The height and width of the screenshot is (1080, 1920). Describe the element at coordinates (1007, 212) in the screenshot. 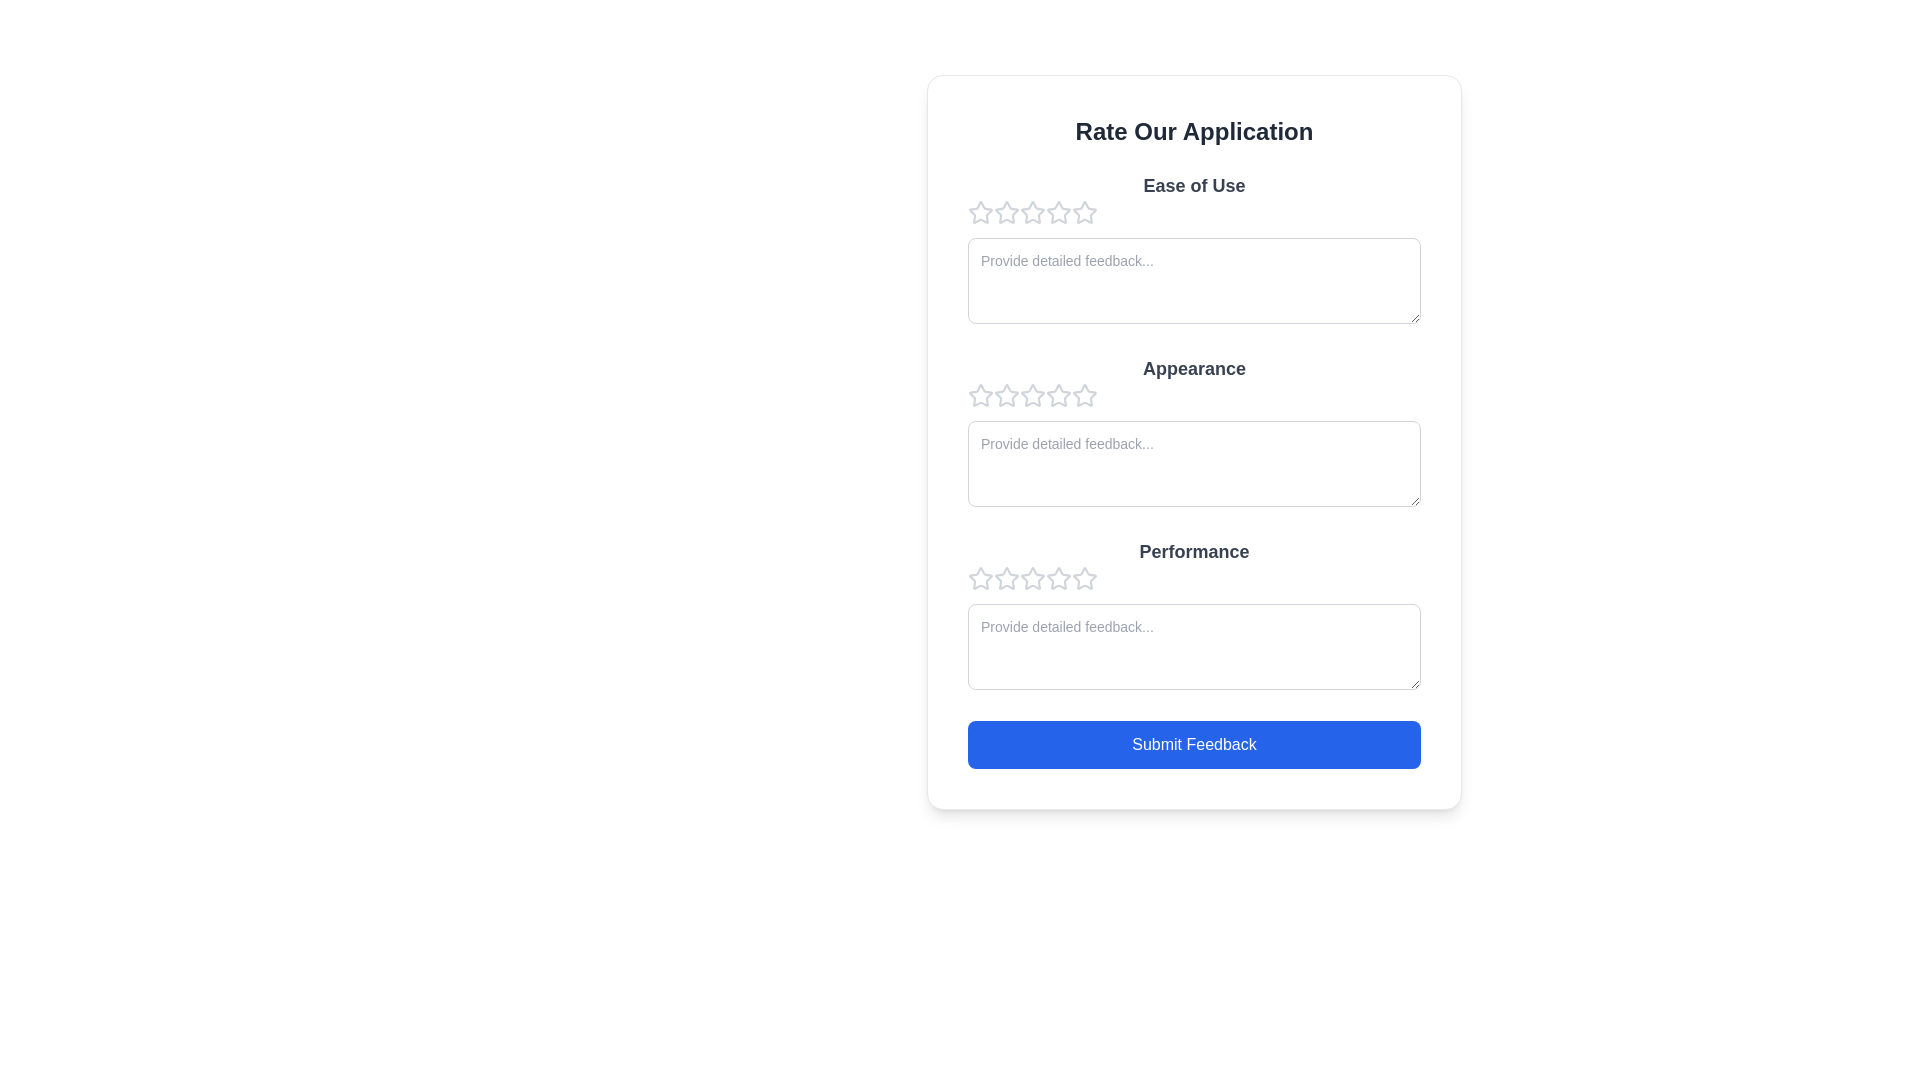

I see `the second clickable rating star icon located above the 'Ease of Use' label` at that location.